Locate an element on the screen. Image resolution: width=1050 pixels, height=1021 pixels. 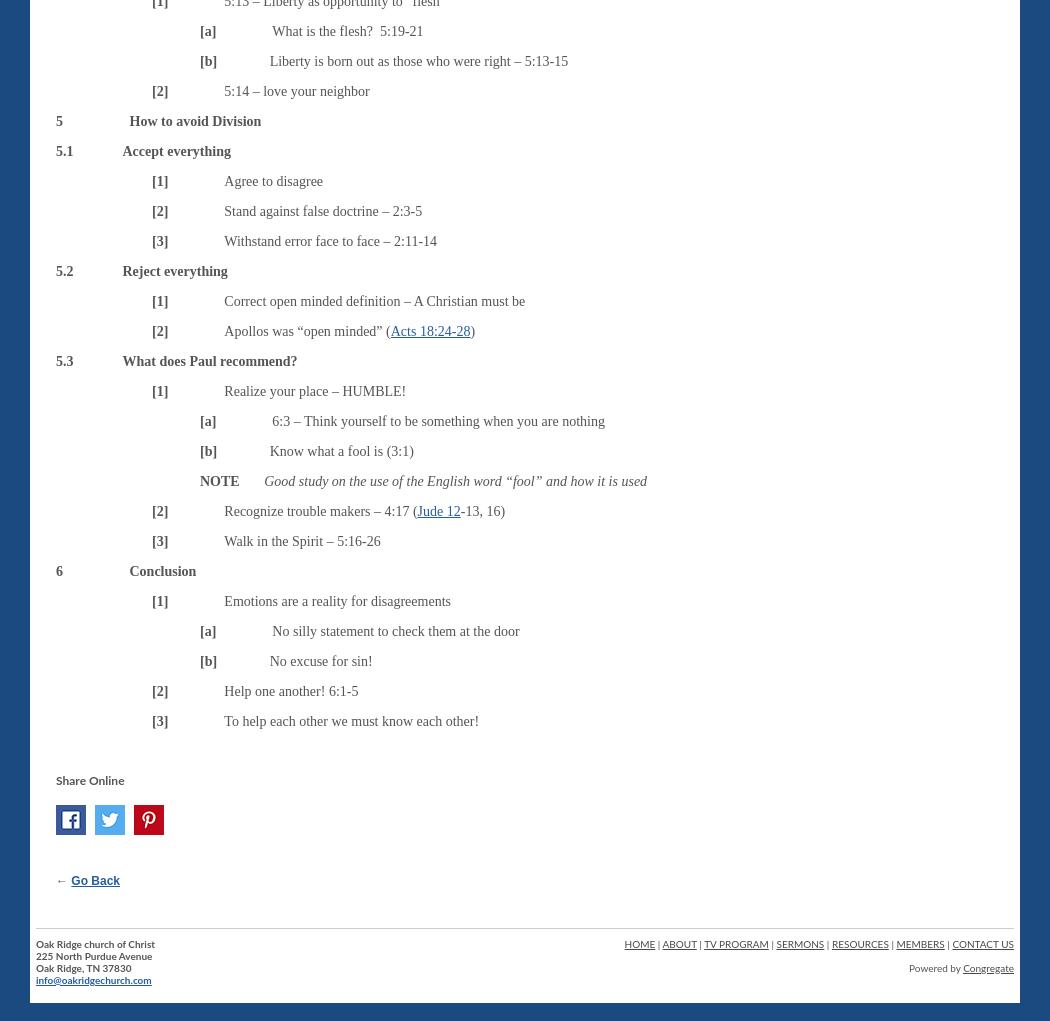
'Oak Ridge church of Christ' is located at coordinates (95, 943).